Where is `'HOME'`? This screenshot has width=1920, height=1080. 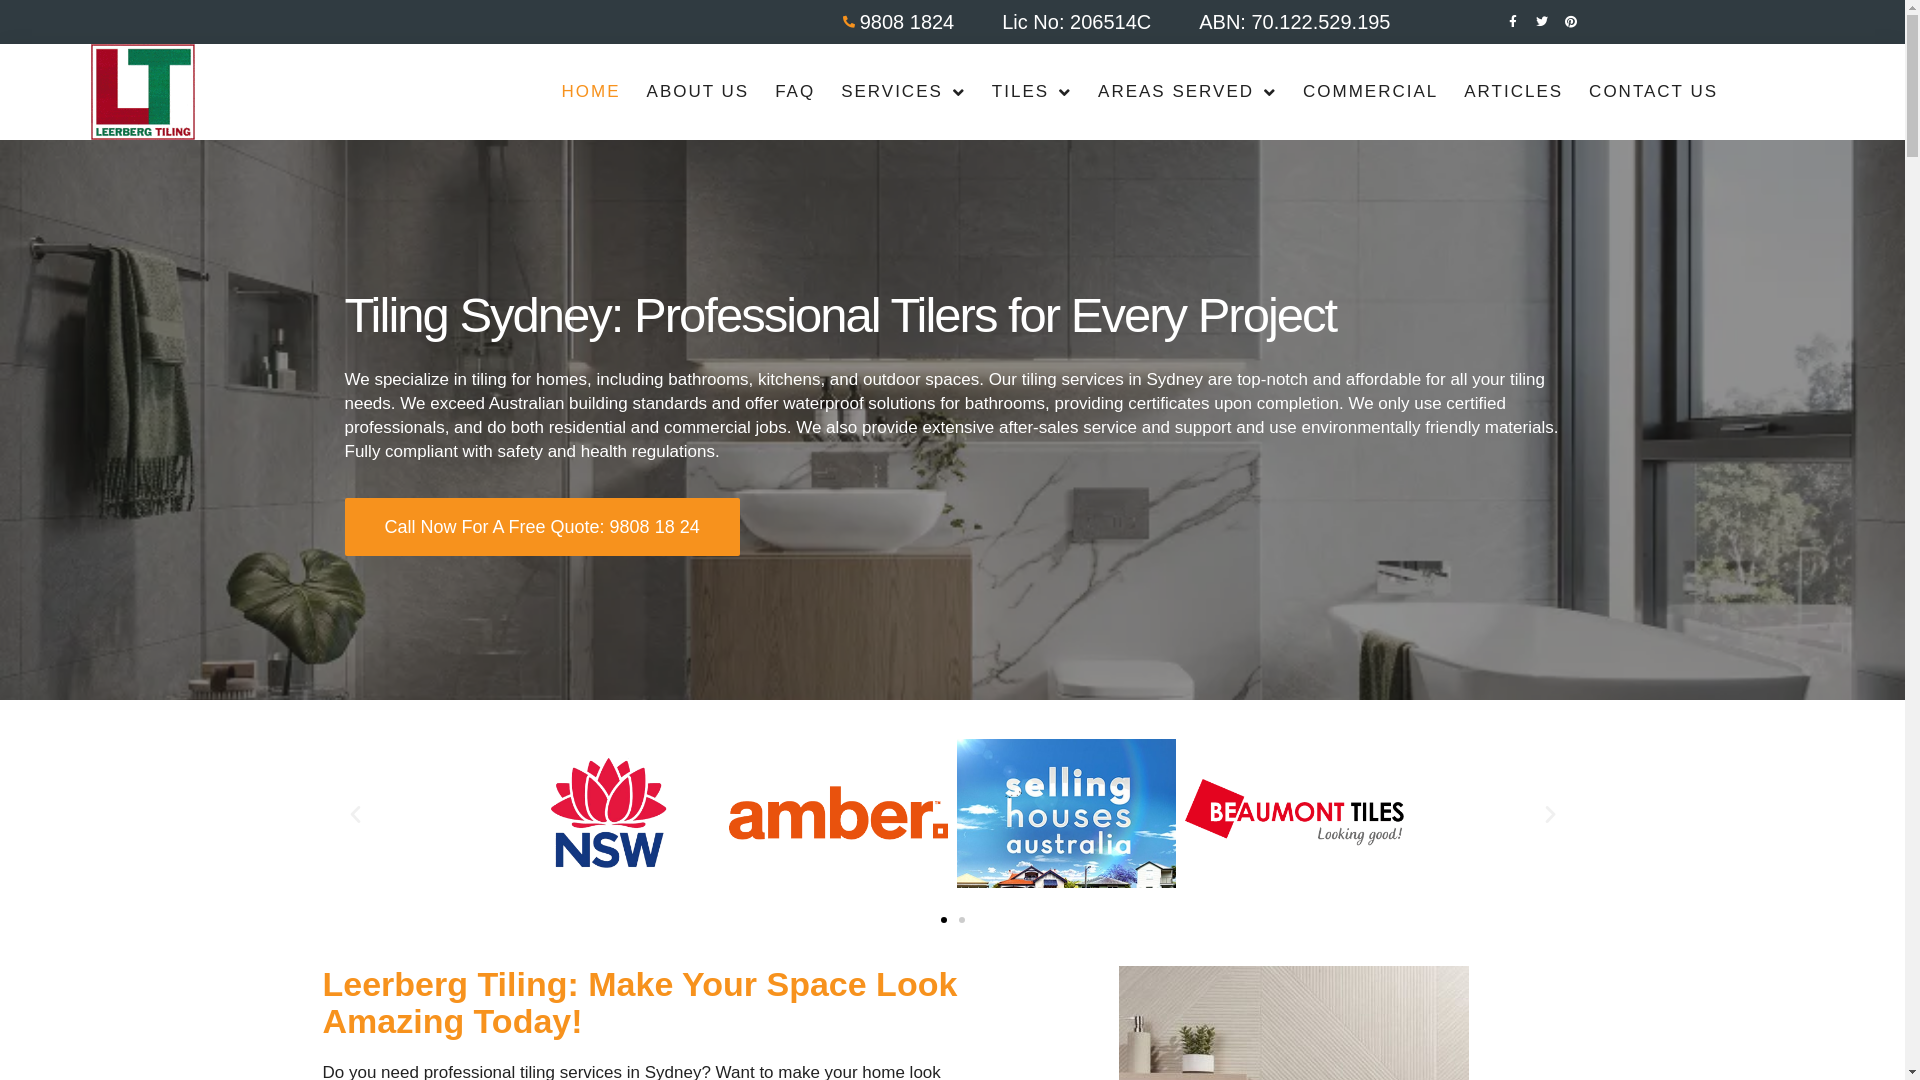 'HOME' is located at coordinates (590, 92).